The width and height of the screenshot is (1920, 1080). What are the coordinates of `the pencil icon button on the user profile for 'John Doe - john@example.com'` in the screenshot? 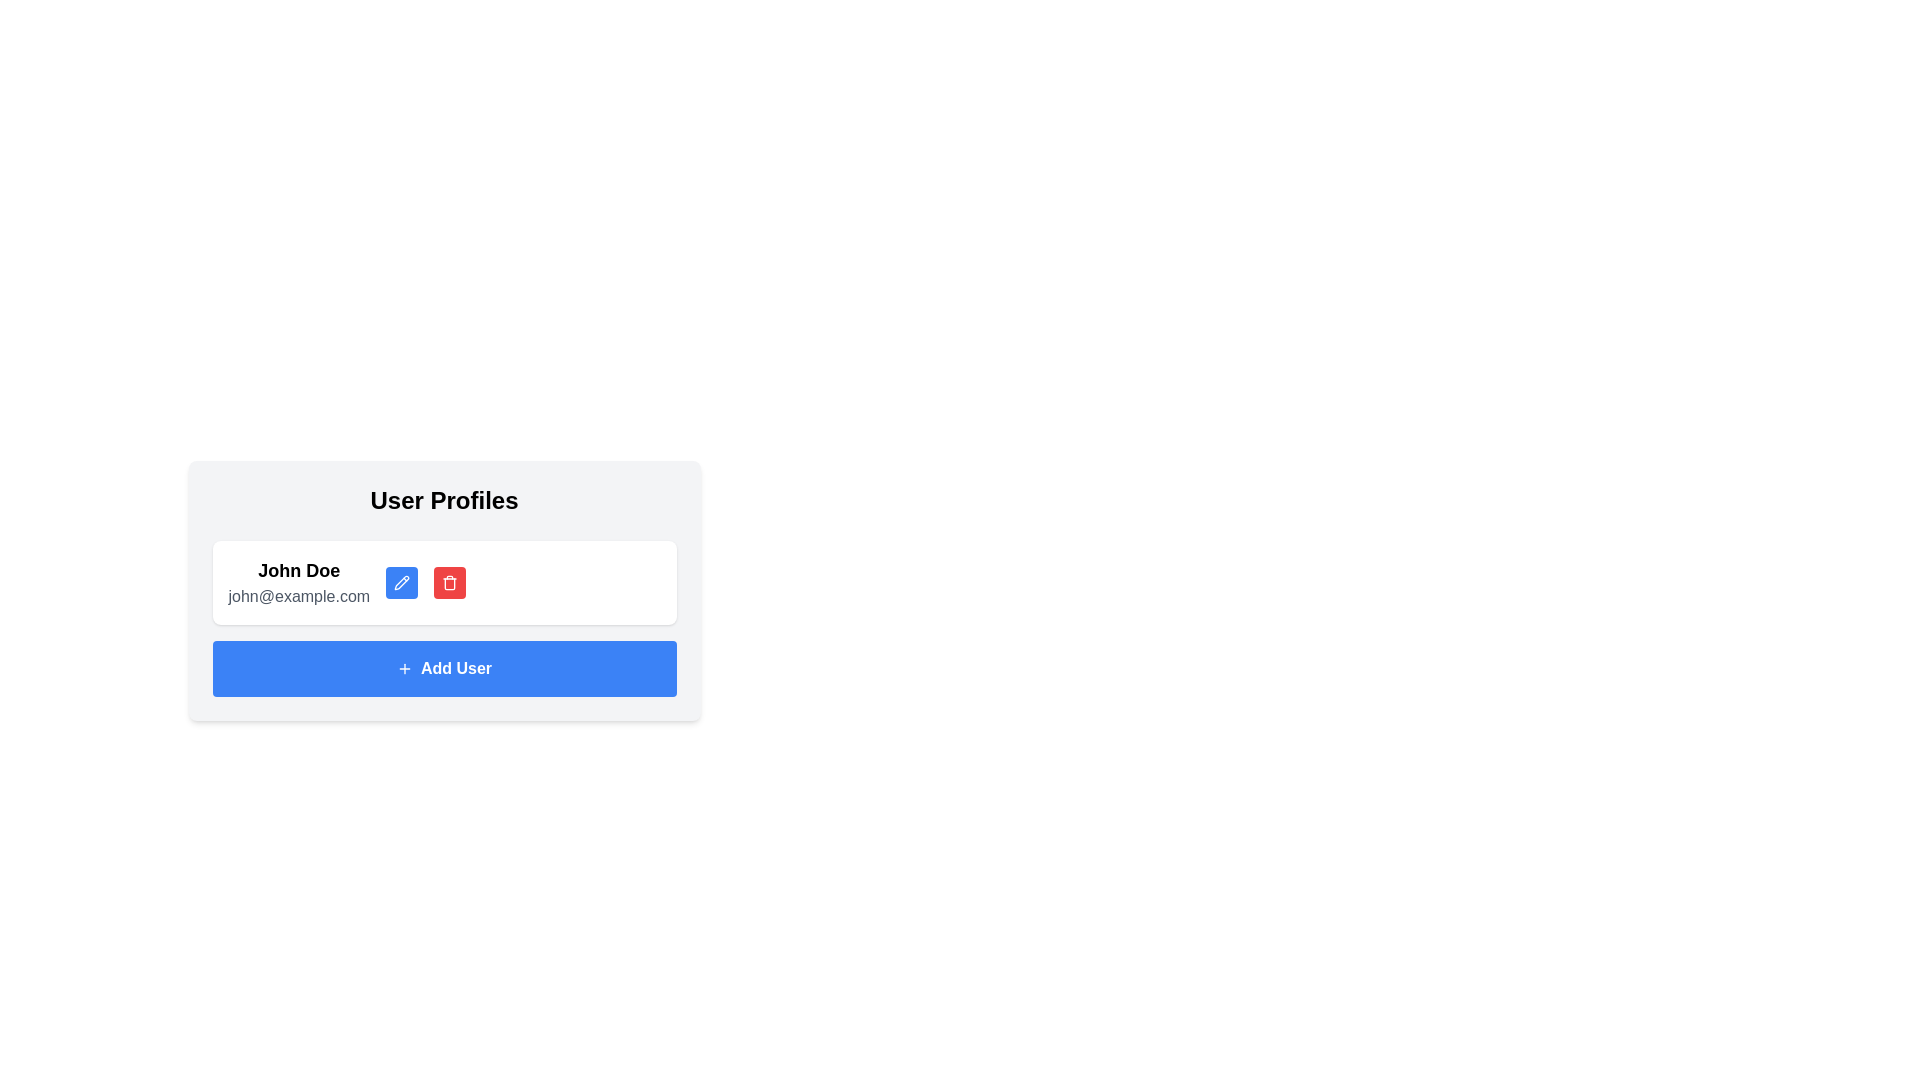 It's located at (401, 582).